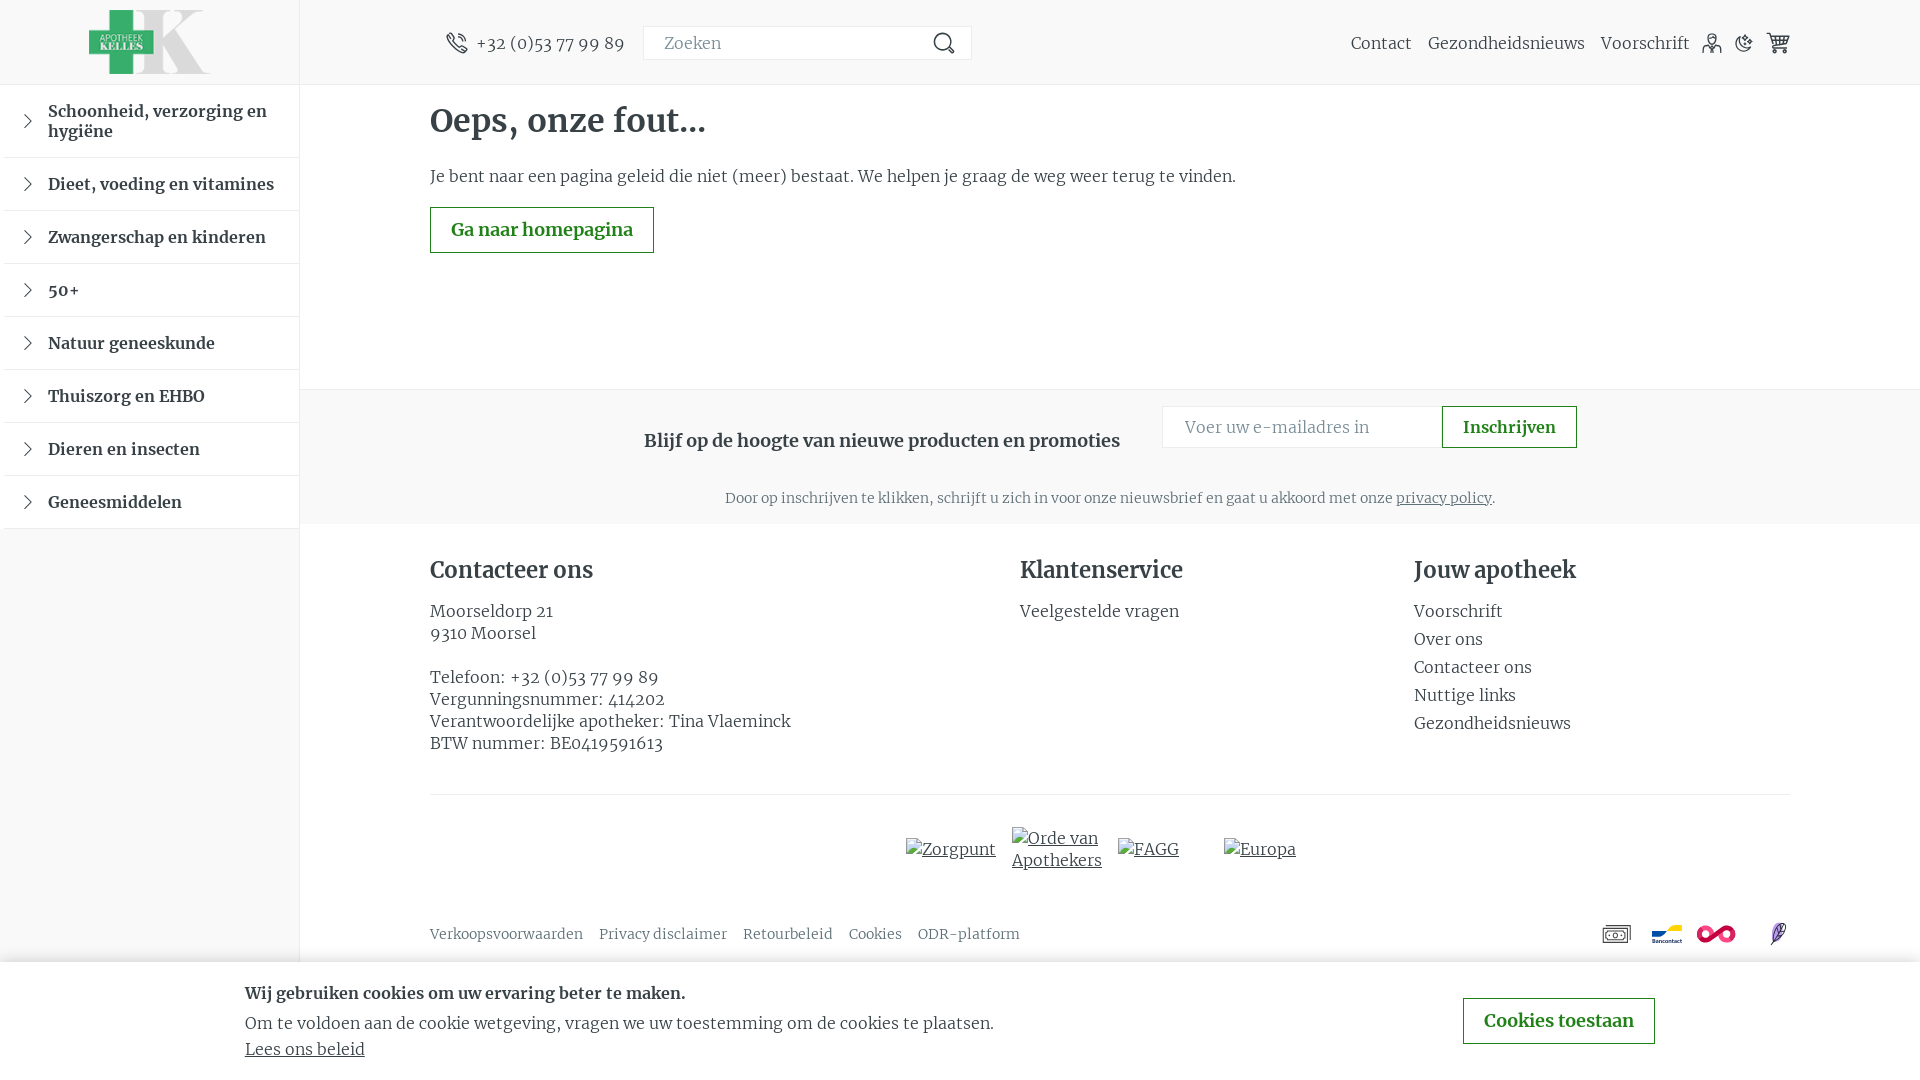  What do you see at coordinates (150, 184) in the screenshot?
I see `'Dieet, voeding en vitamines'` at bounding box center [150, 184].